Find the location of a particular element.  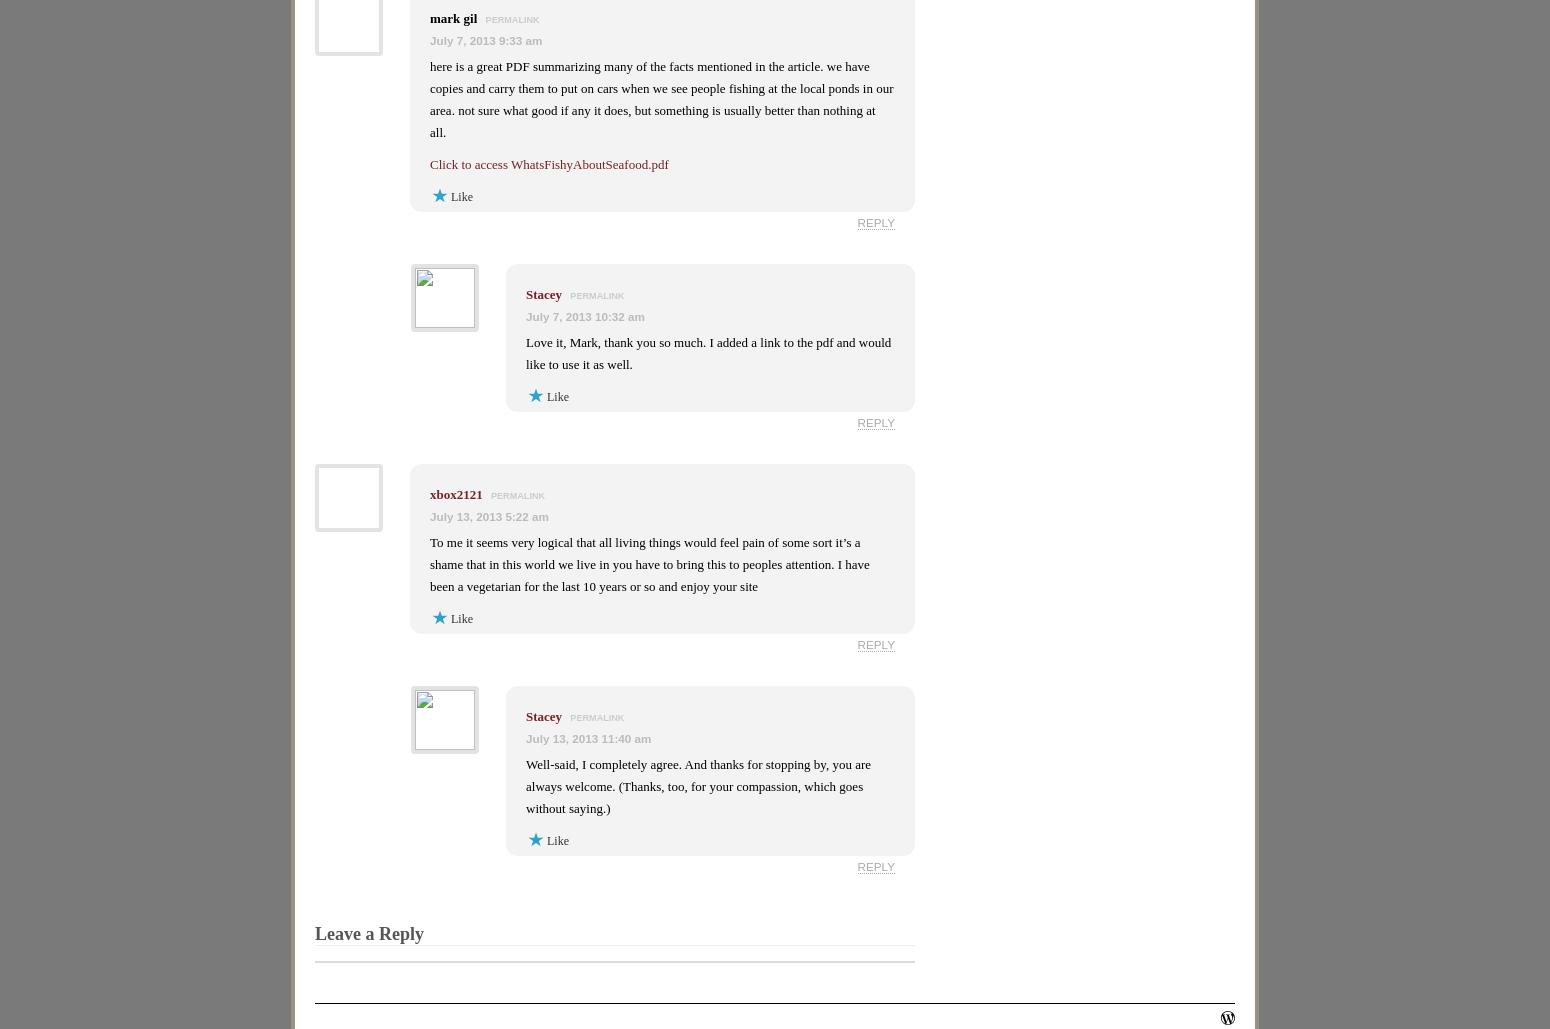

'July 13, 2013 5:22 am' is located at coordinates (488, 515).